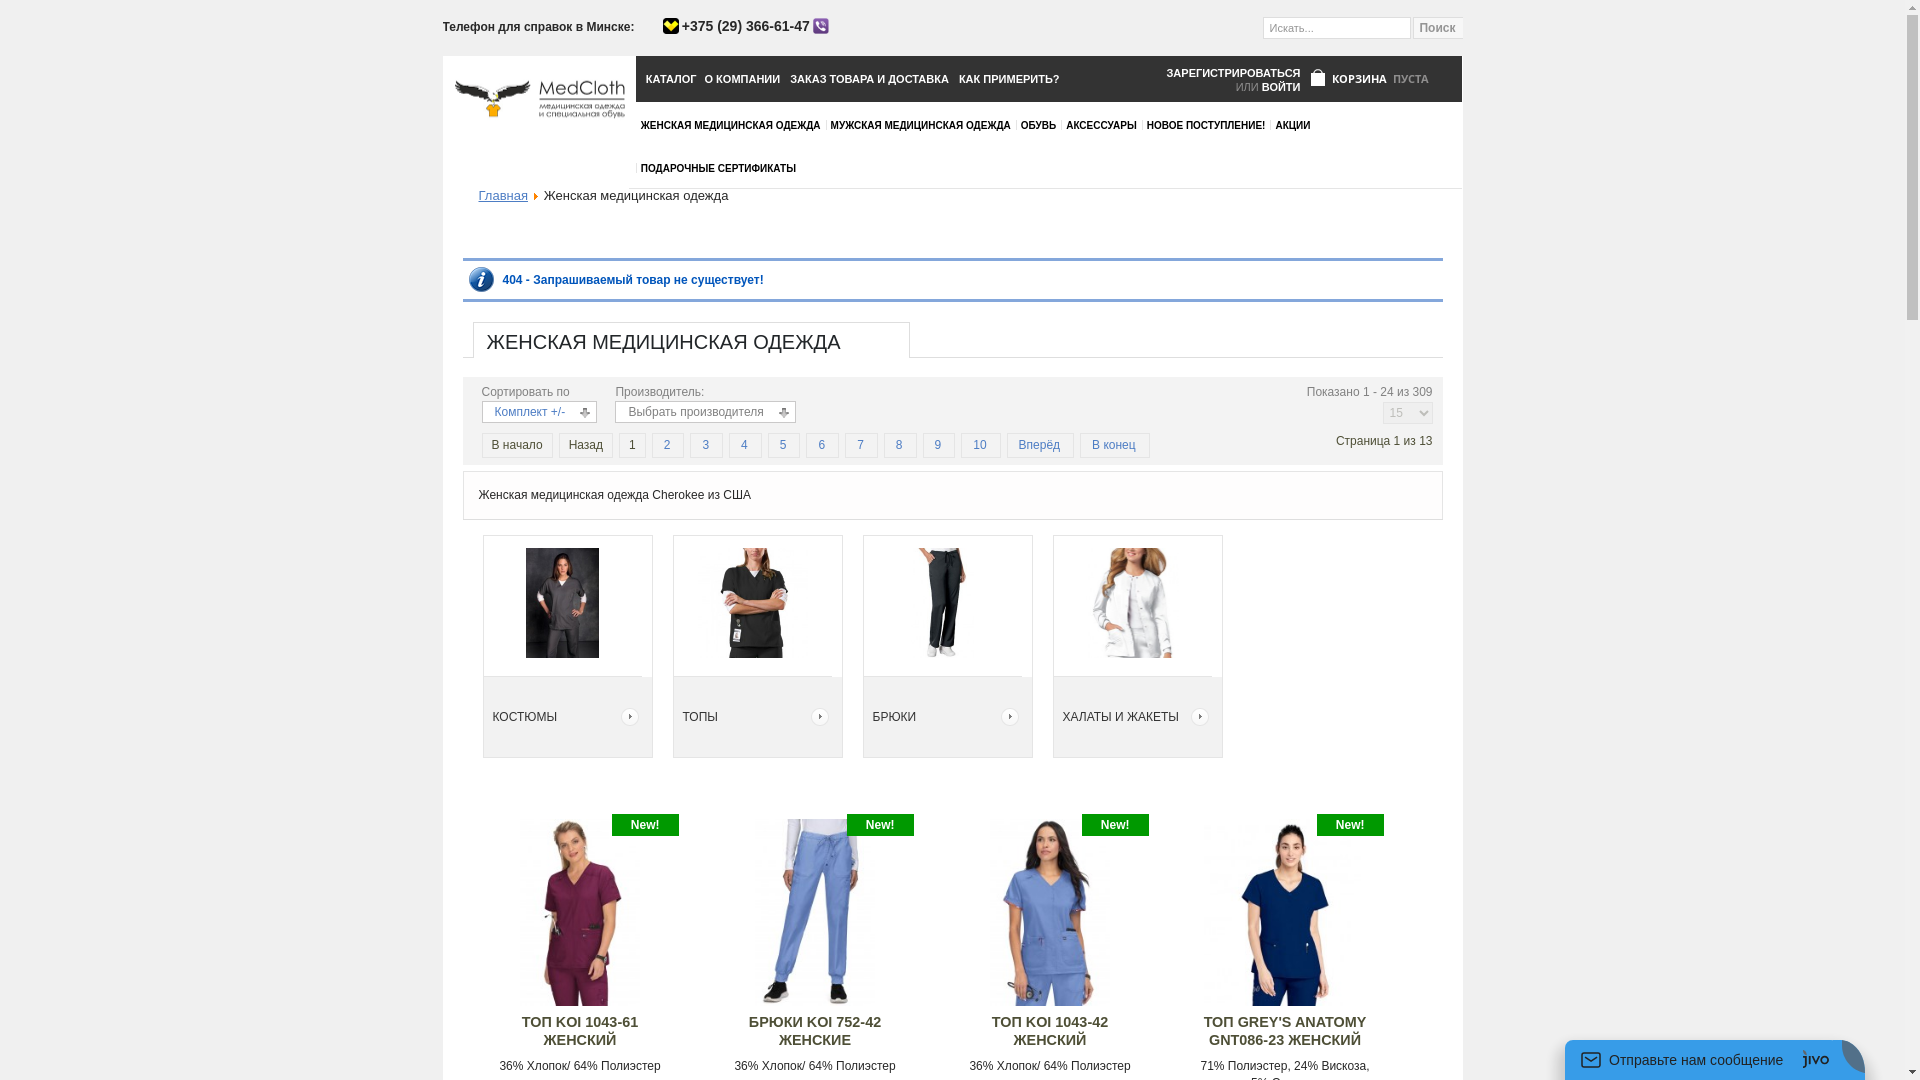 The width and height of the screenshot is (1920, 1080). Describe the element at coordinates (667, 443) in the screenshot. I see `'2'` at that location.